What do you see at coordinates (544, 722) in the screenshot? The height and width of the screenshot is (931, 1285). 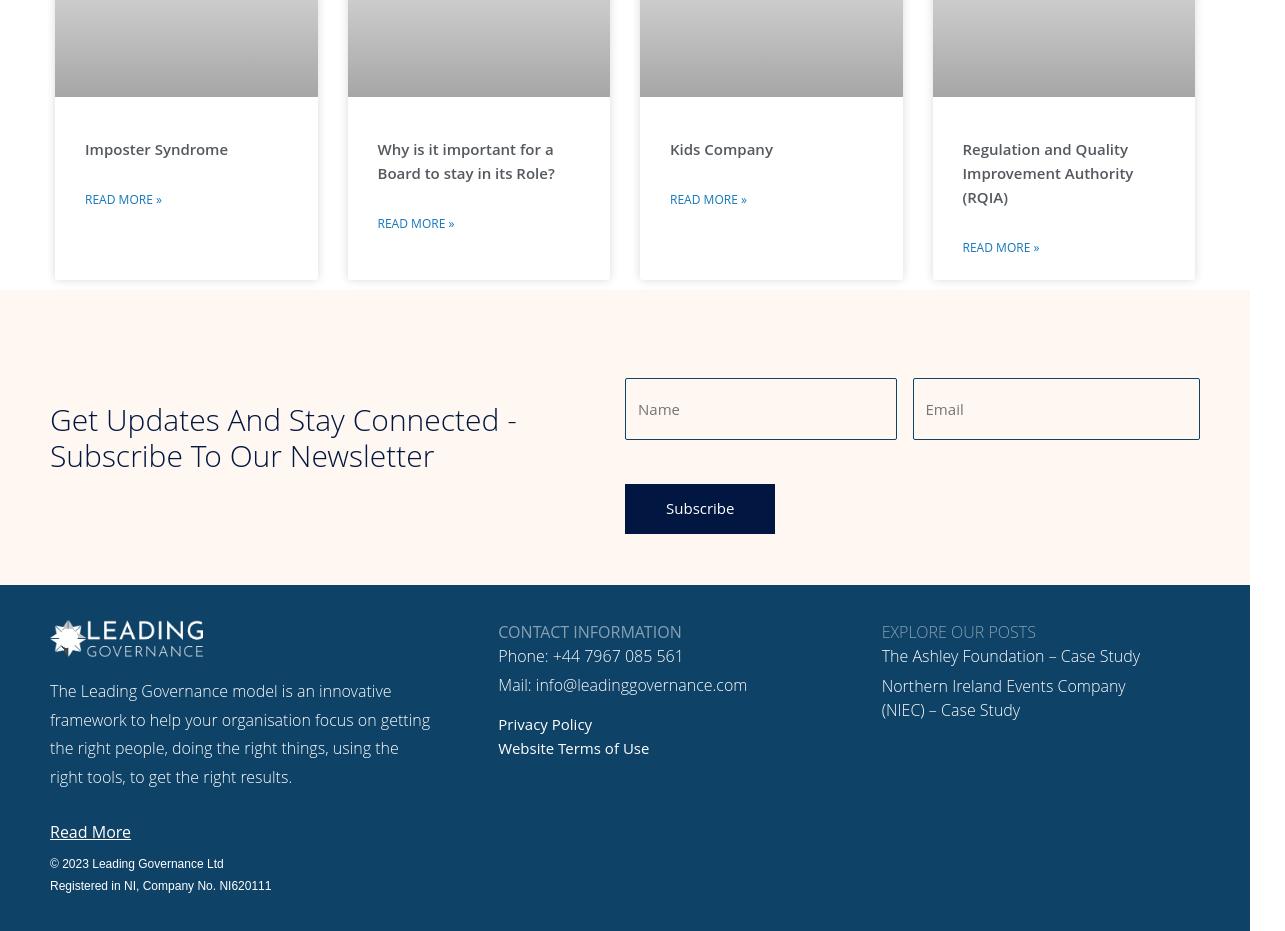 I see `'Privacy Policy'` at bounding box center [544, 722].